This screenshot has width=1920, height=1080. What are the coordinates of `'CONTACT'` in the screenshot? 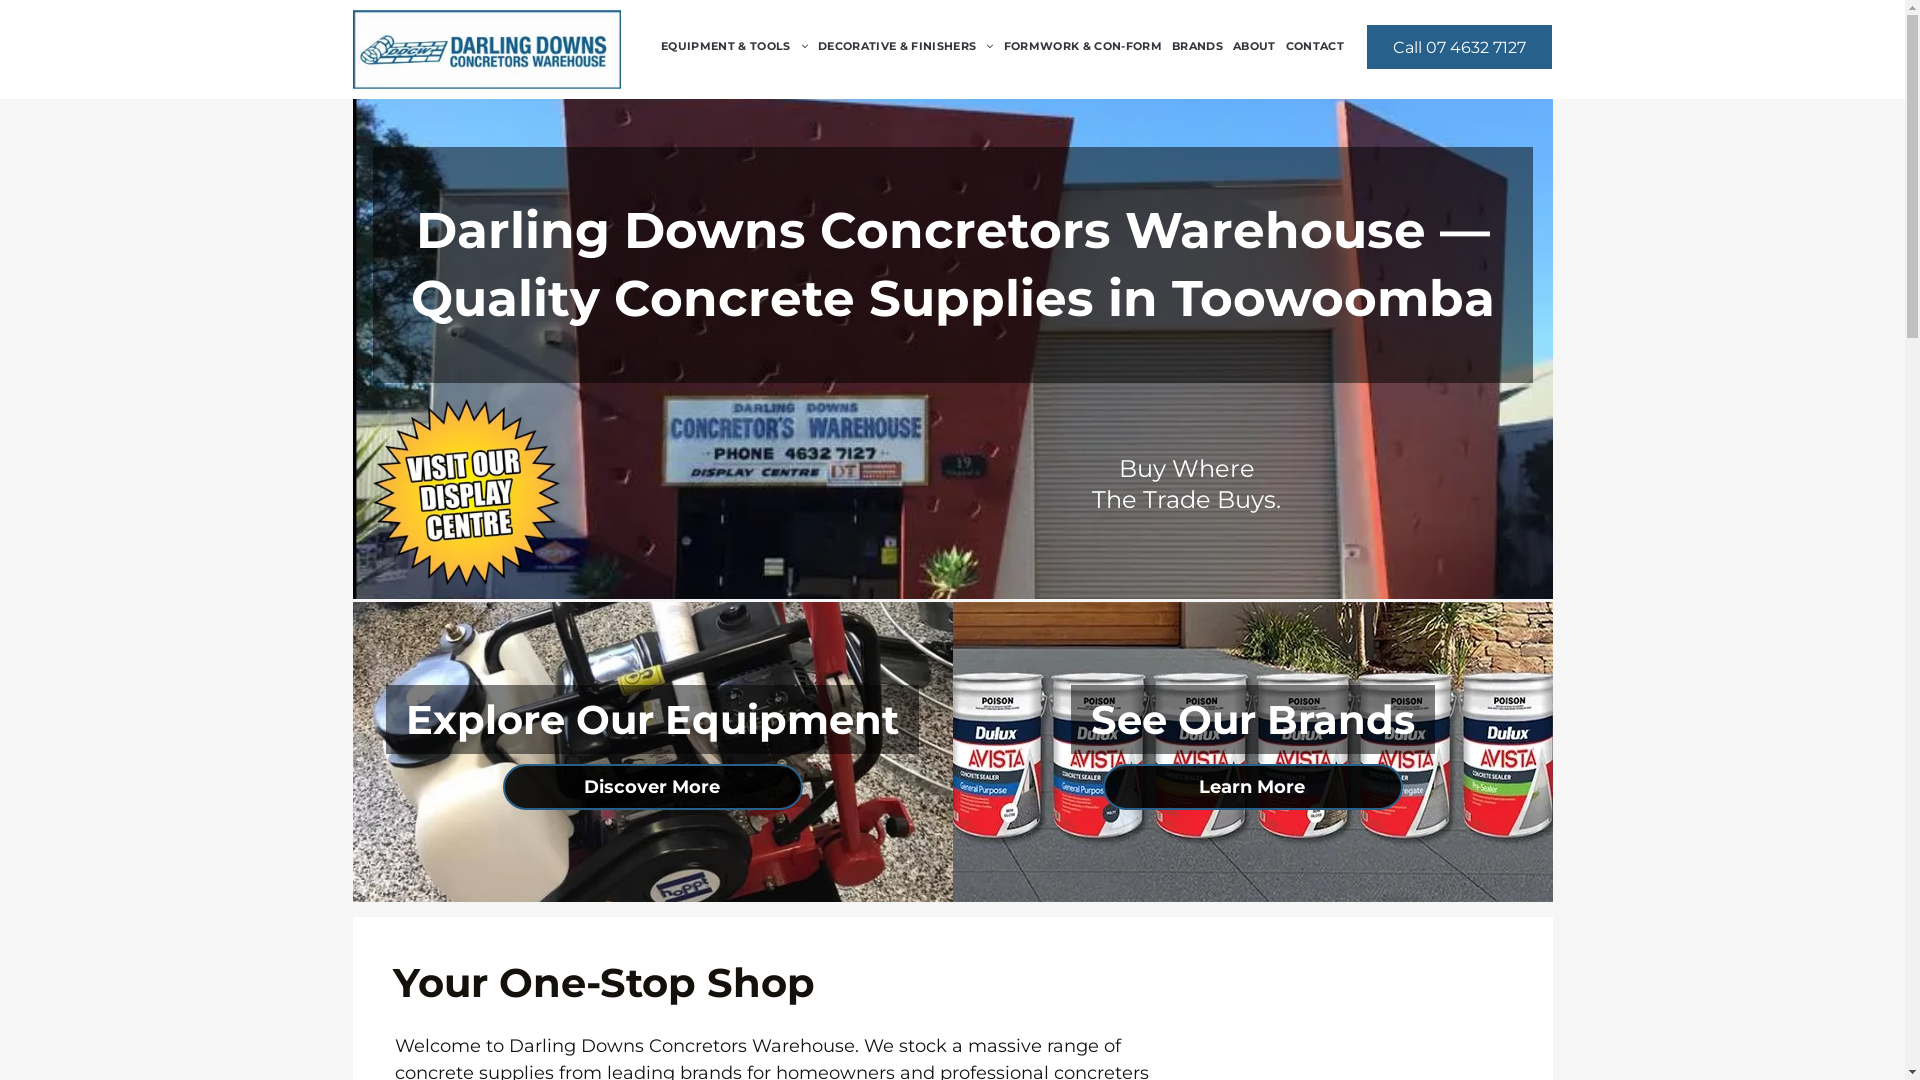 It's located at (1281, 45).